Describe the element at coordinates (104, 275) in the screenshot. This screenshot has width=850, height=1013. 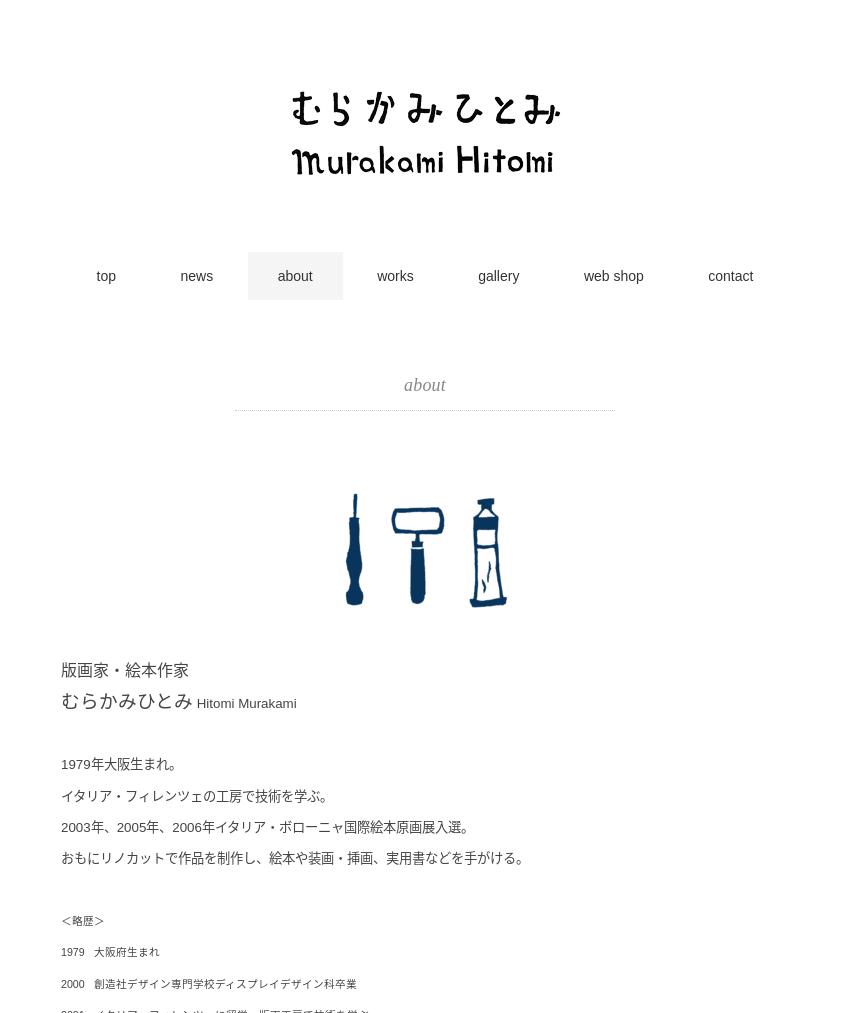
I see `'top'` at that location.